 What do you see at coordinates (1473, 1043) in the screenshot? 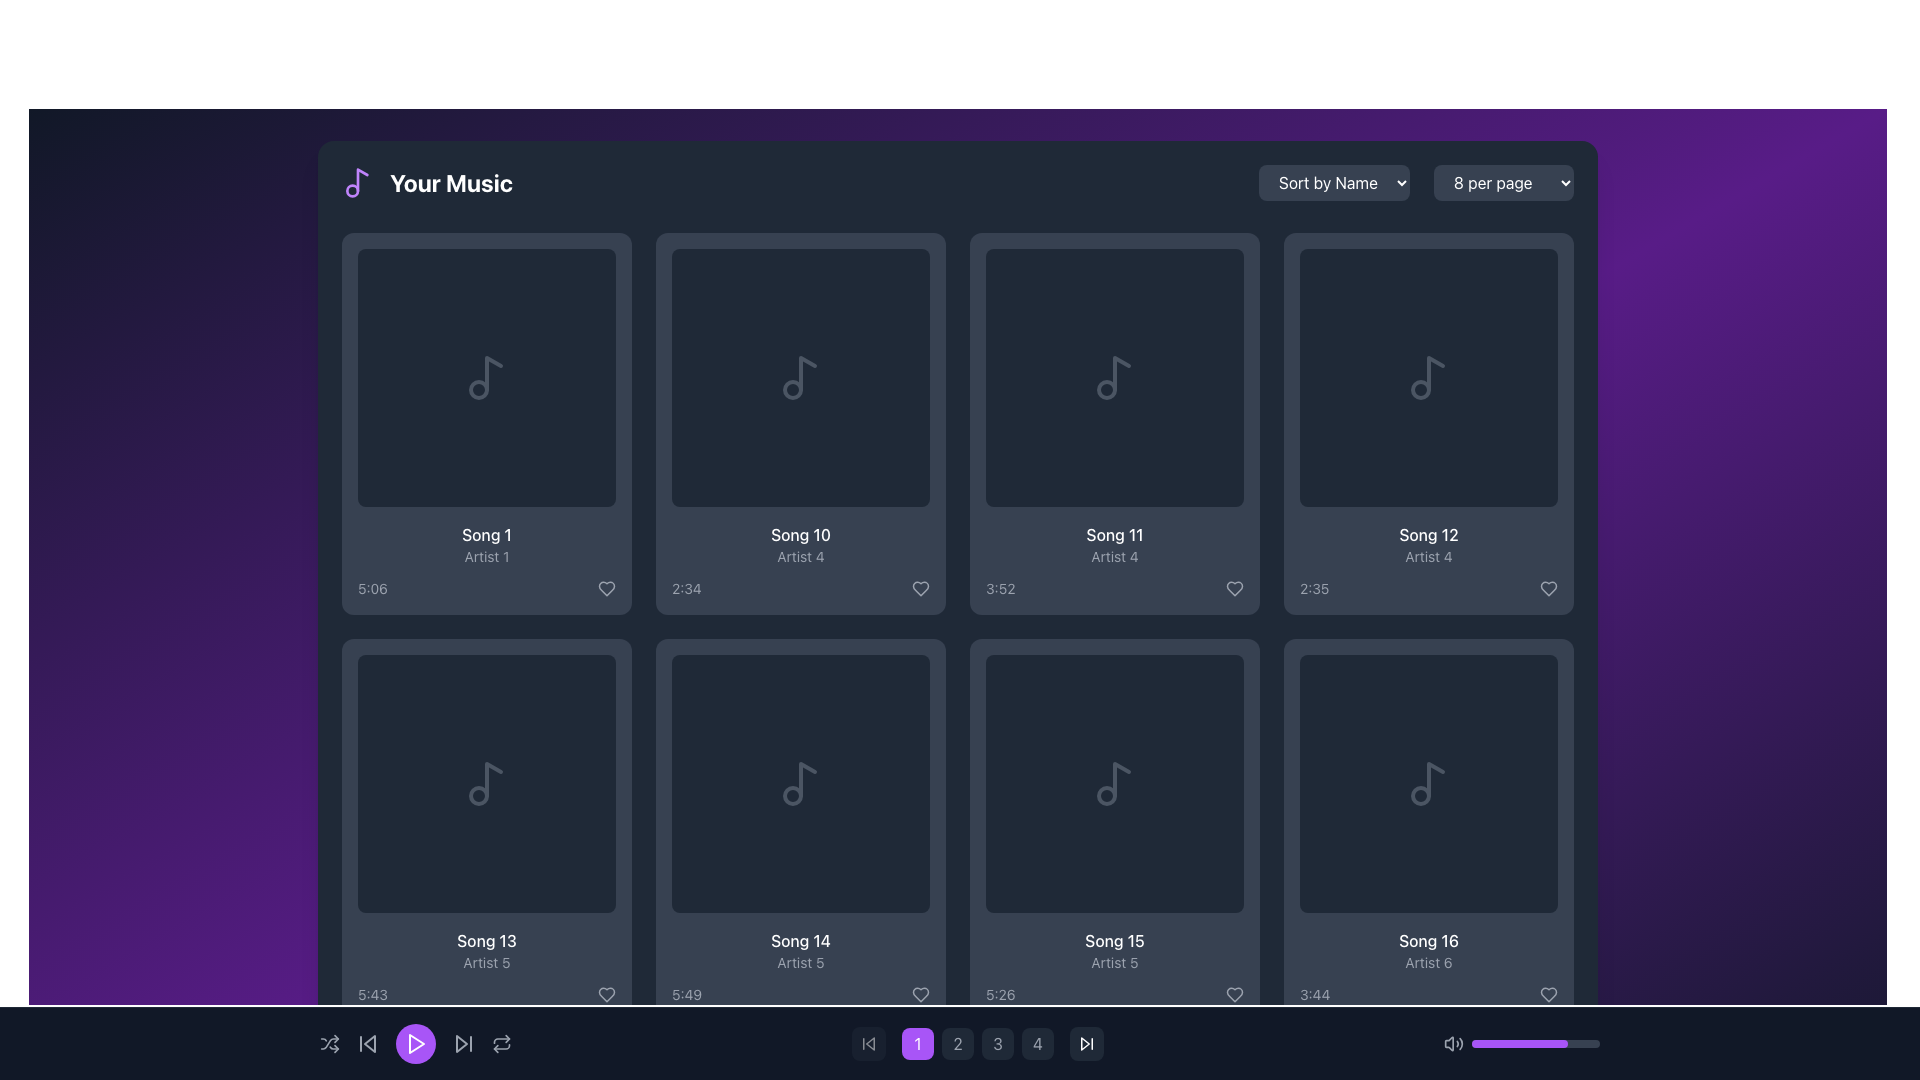
I see `the volume` at bounding box center [1473, 1043].